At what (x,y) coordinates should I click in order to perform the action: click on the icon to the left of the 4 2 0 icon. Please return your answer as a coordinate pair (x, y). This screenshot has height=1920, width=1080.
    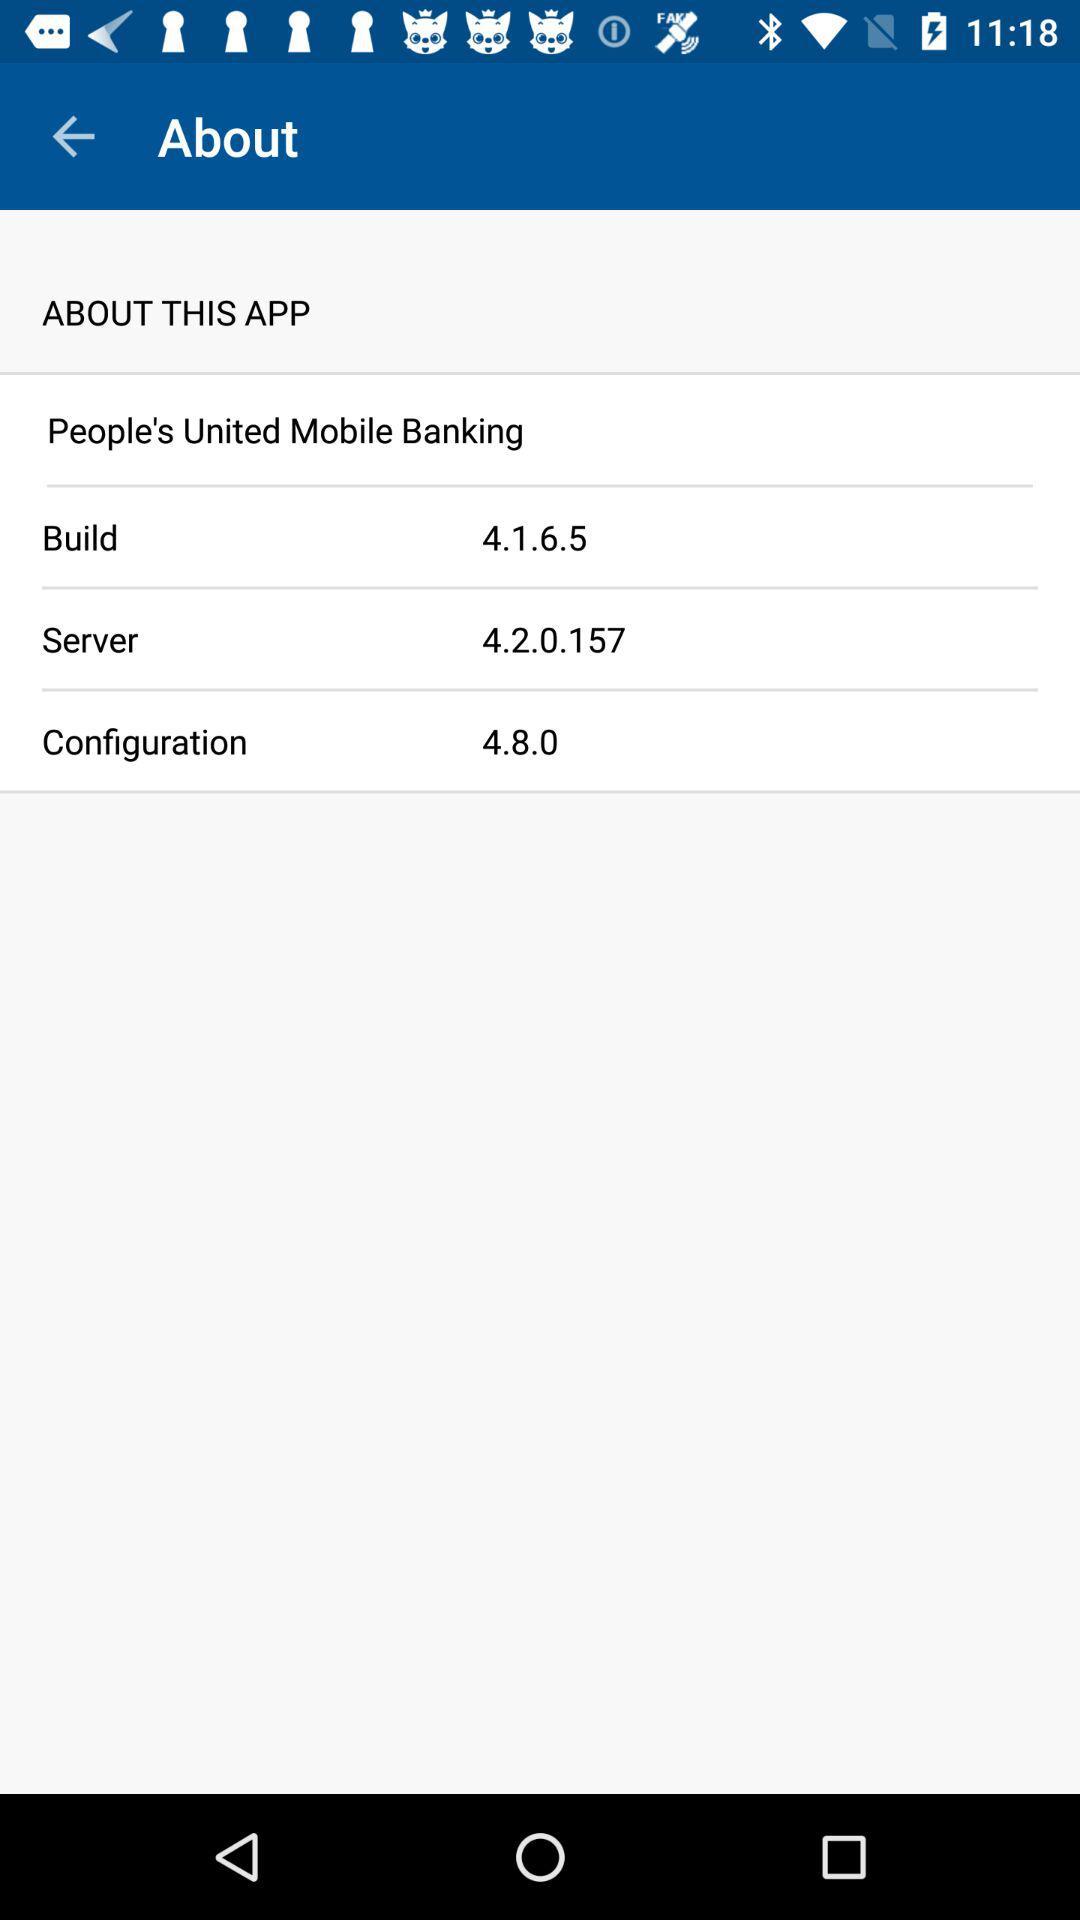
    Looking at the image, I should click on (240, 637).